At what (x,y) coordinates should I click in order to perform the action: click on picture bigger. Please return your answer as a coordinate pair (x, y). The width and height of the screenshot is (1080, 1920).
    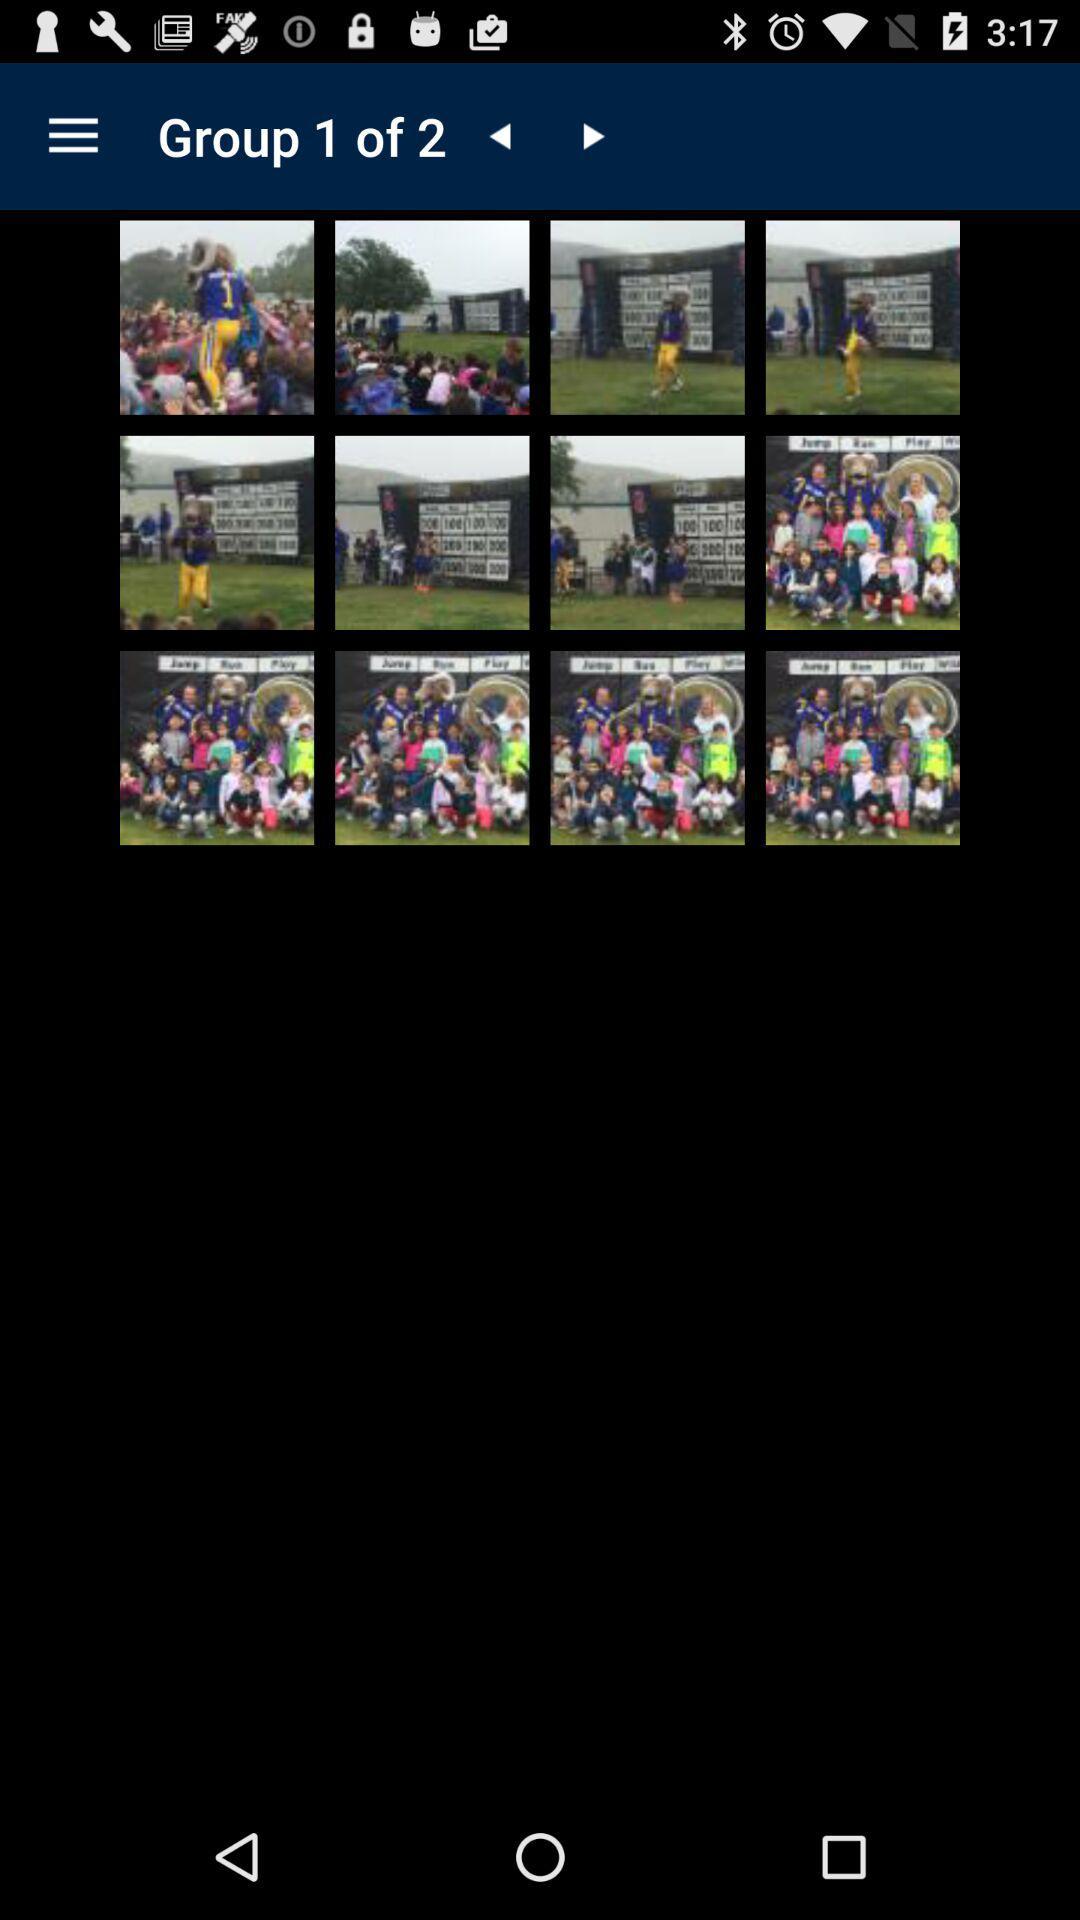
    Looking at the image, I should click on (217, 532).